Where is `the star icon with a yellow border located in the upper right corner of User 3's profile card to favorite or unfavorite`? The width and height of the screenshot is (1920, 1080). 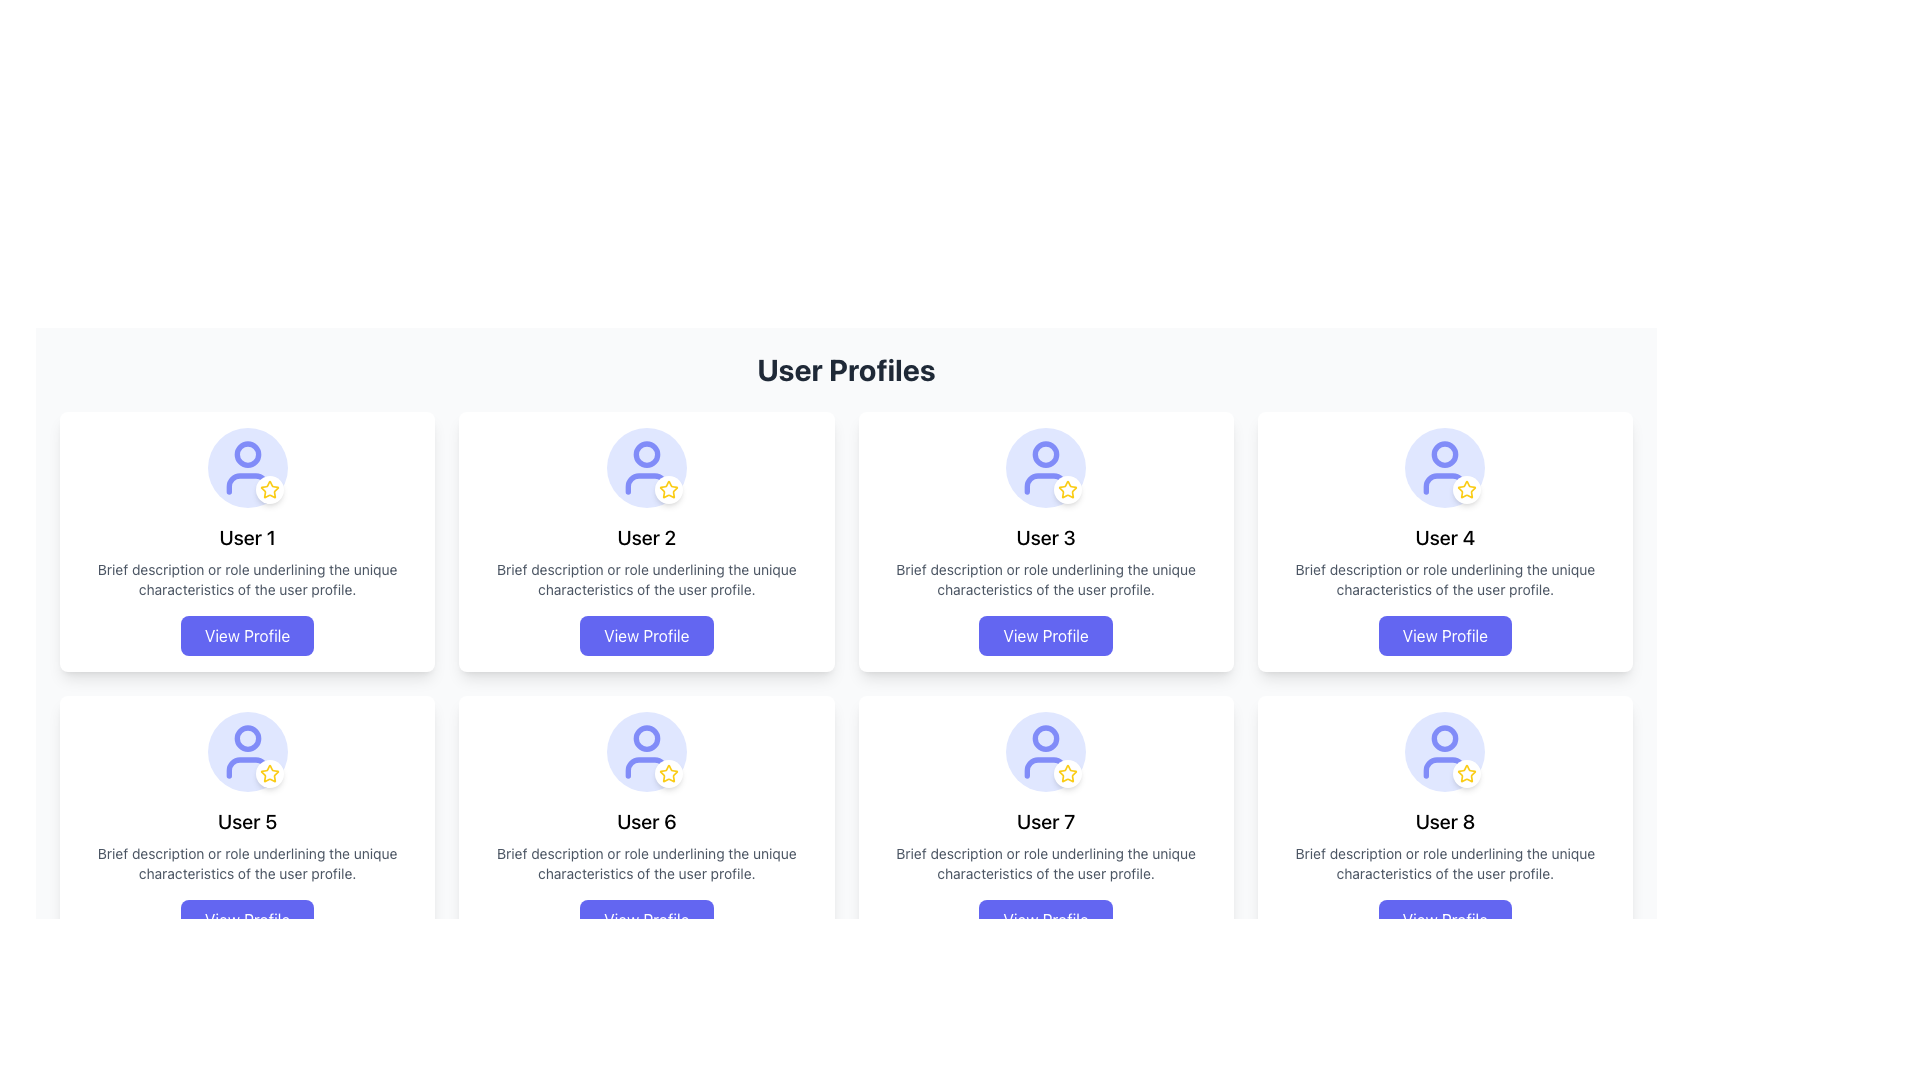
the star icon with a yellow border located in the upper right corner of User 3's profile card to favorite or unfavorite is located at coordinates (1067, 489).